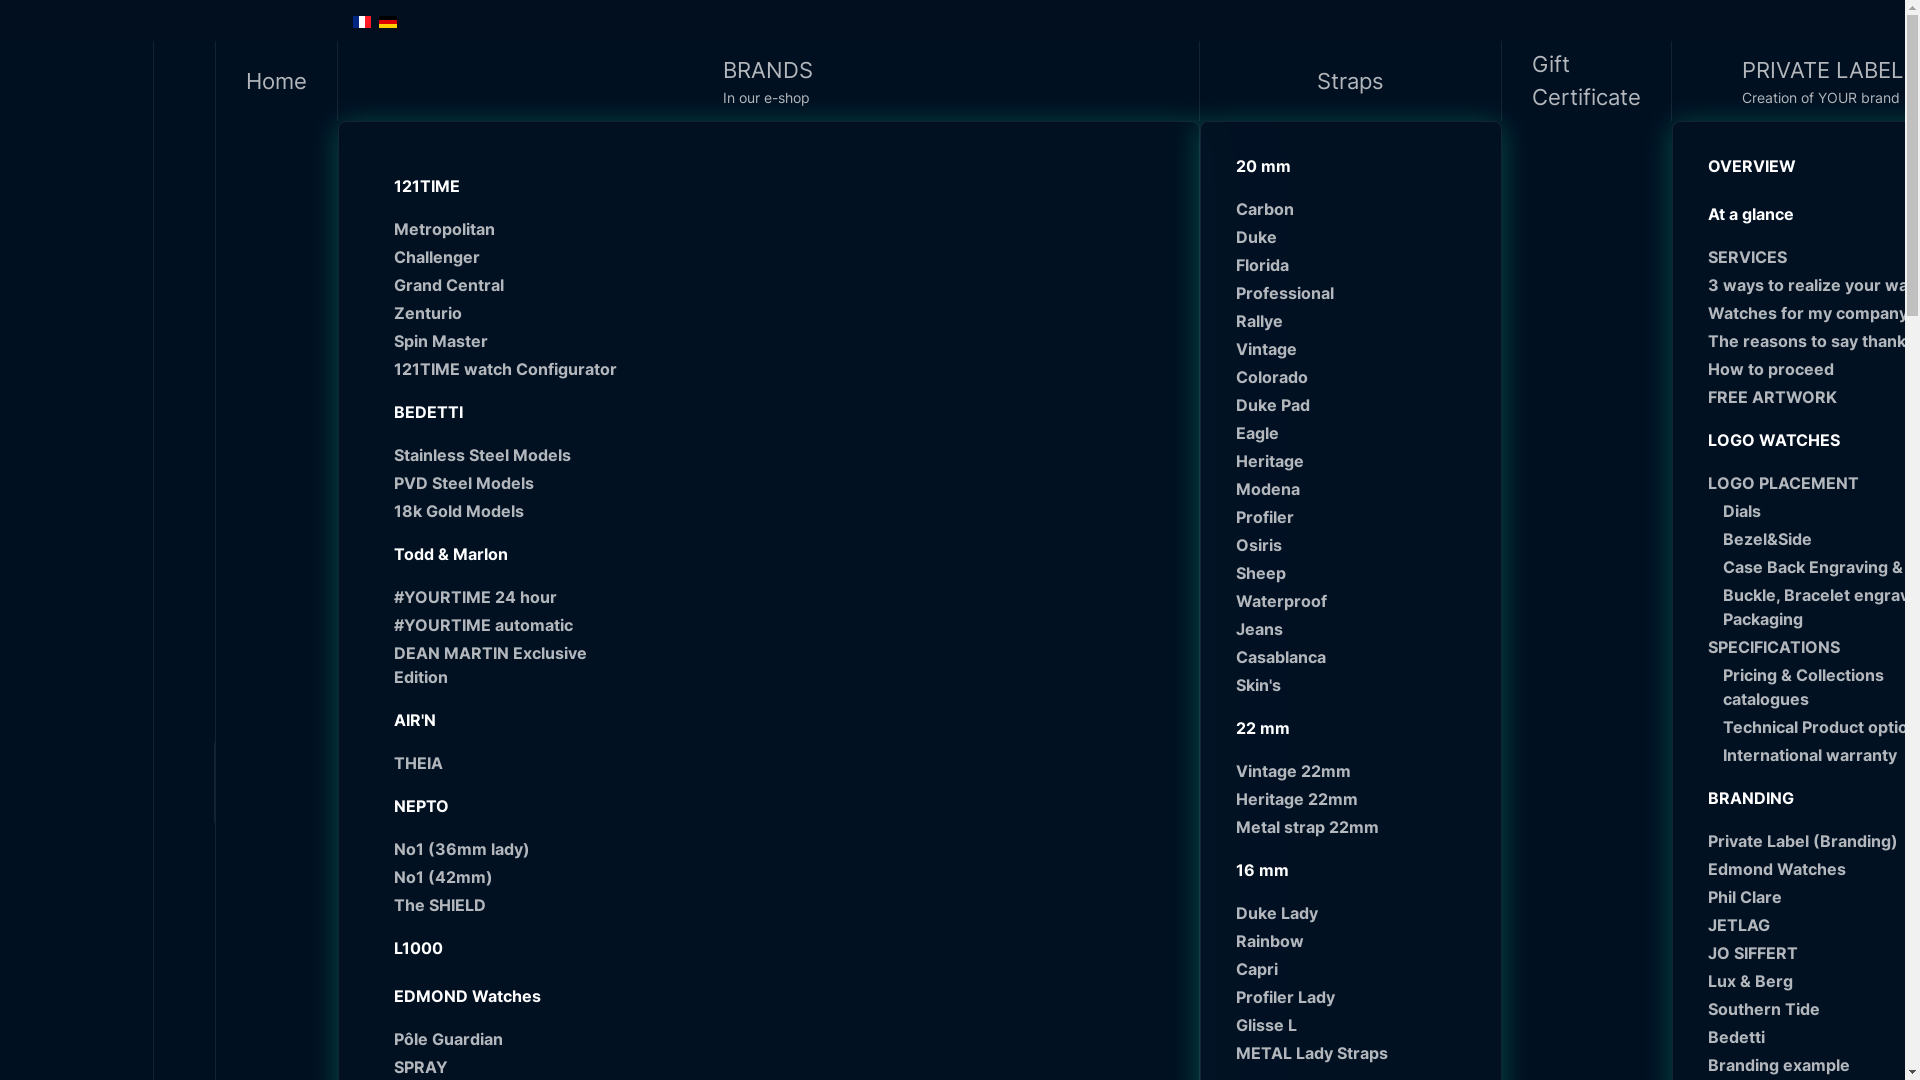 This screenshot has height=1080, width=1920. Describe the element at coordinates (1358, 461) in the screenshot. I see `'Heritage'` at that location.